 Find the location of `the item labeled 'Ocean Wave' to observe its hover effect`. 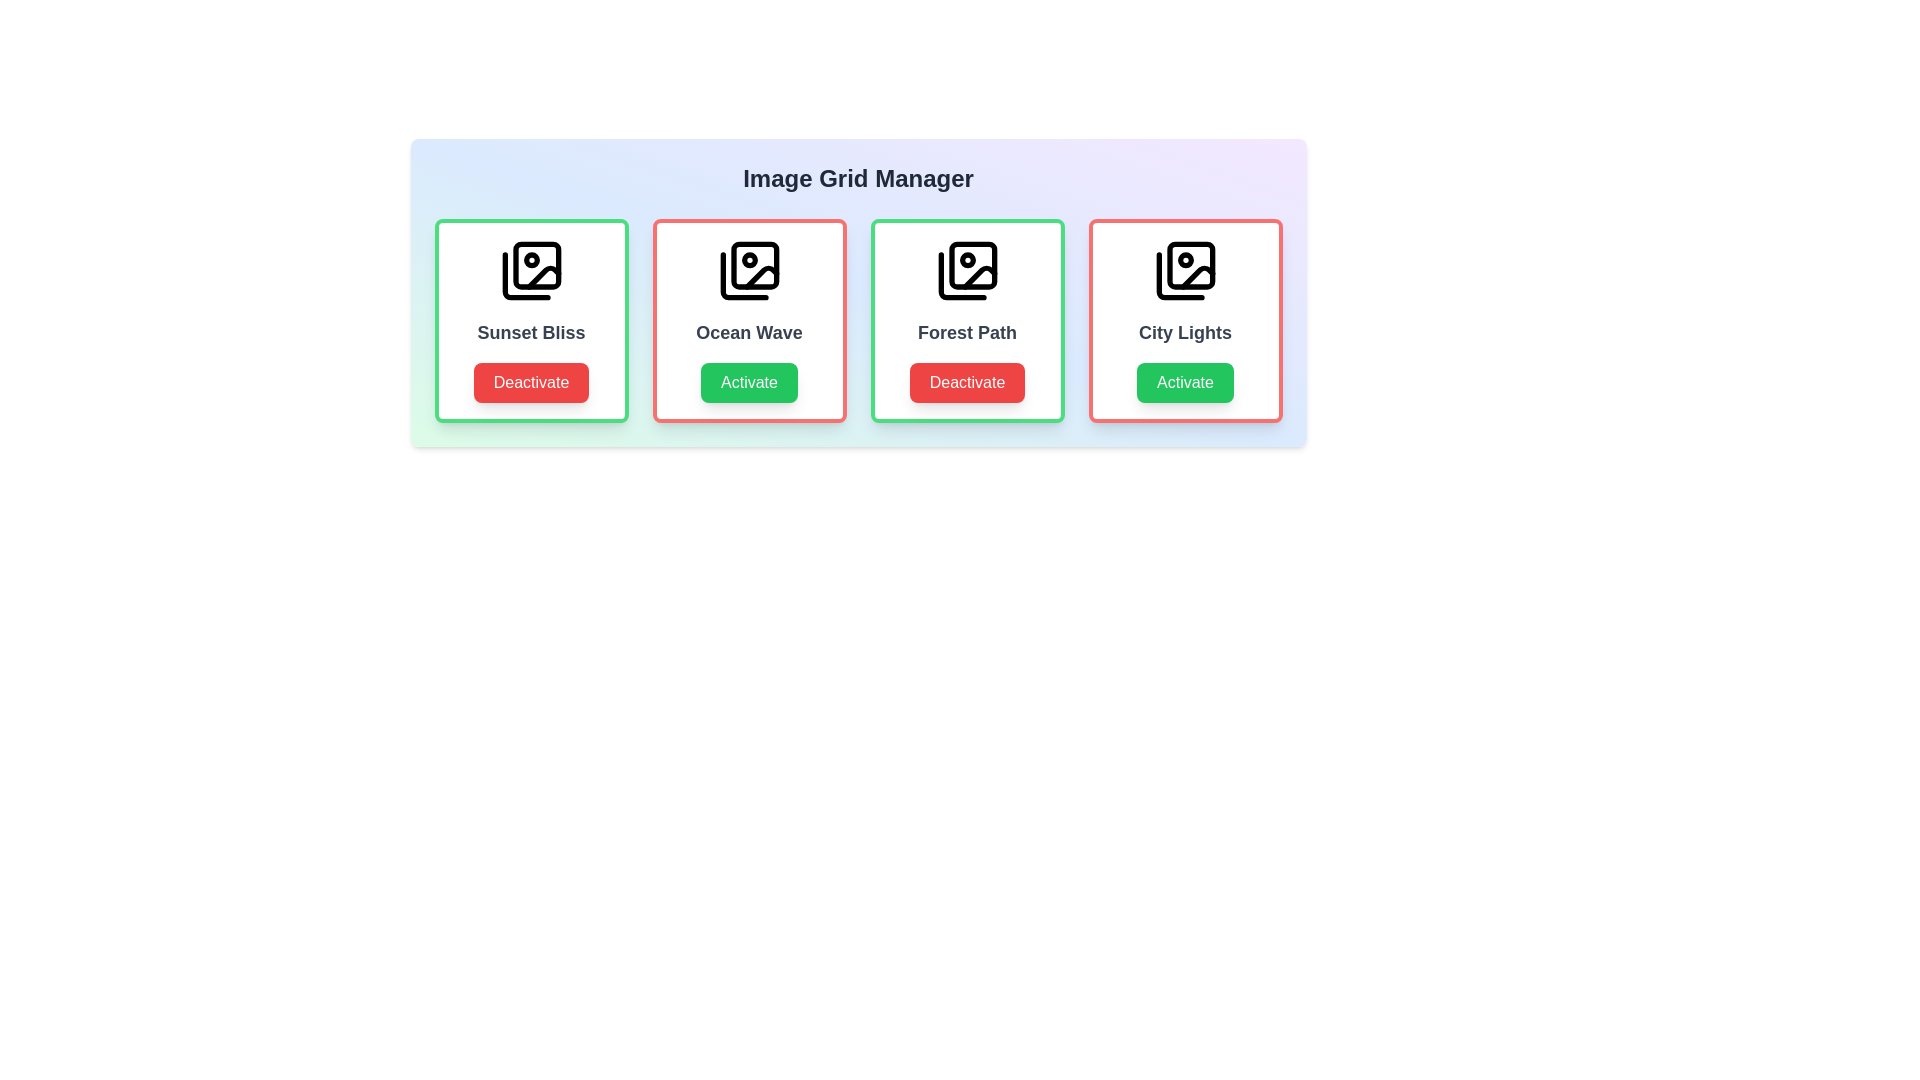

the item labeled 'Ocean Wave' to observe its hover effect is located at coordinates (748, 319).